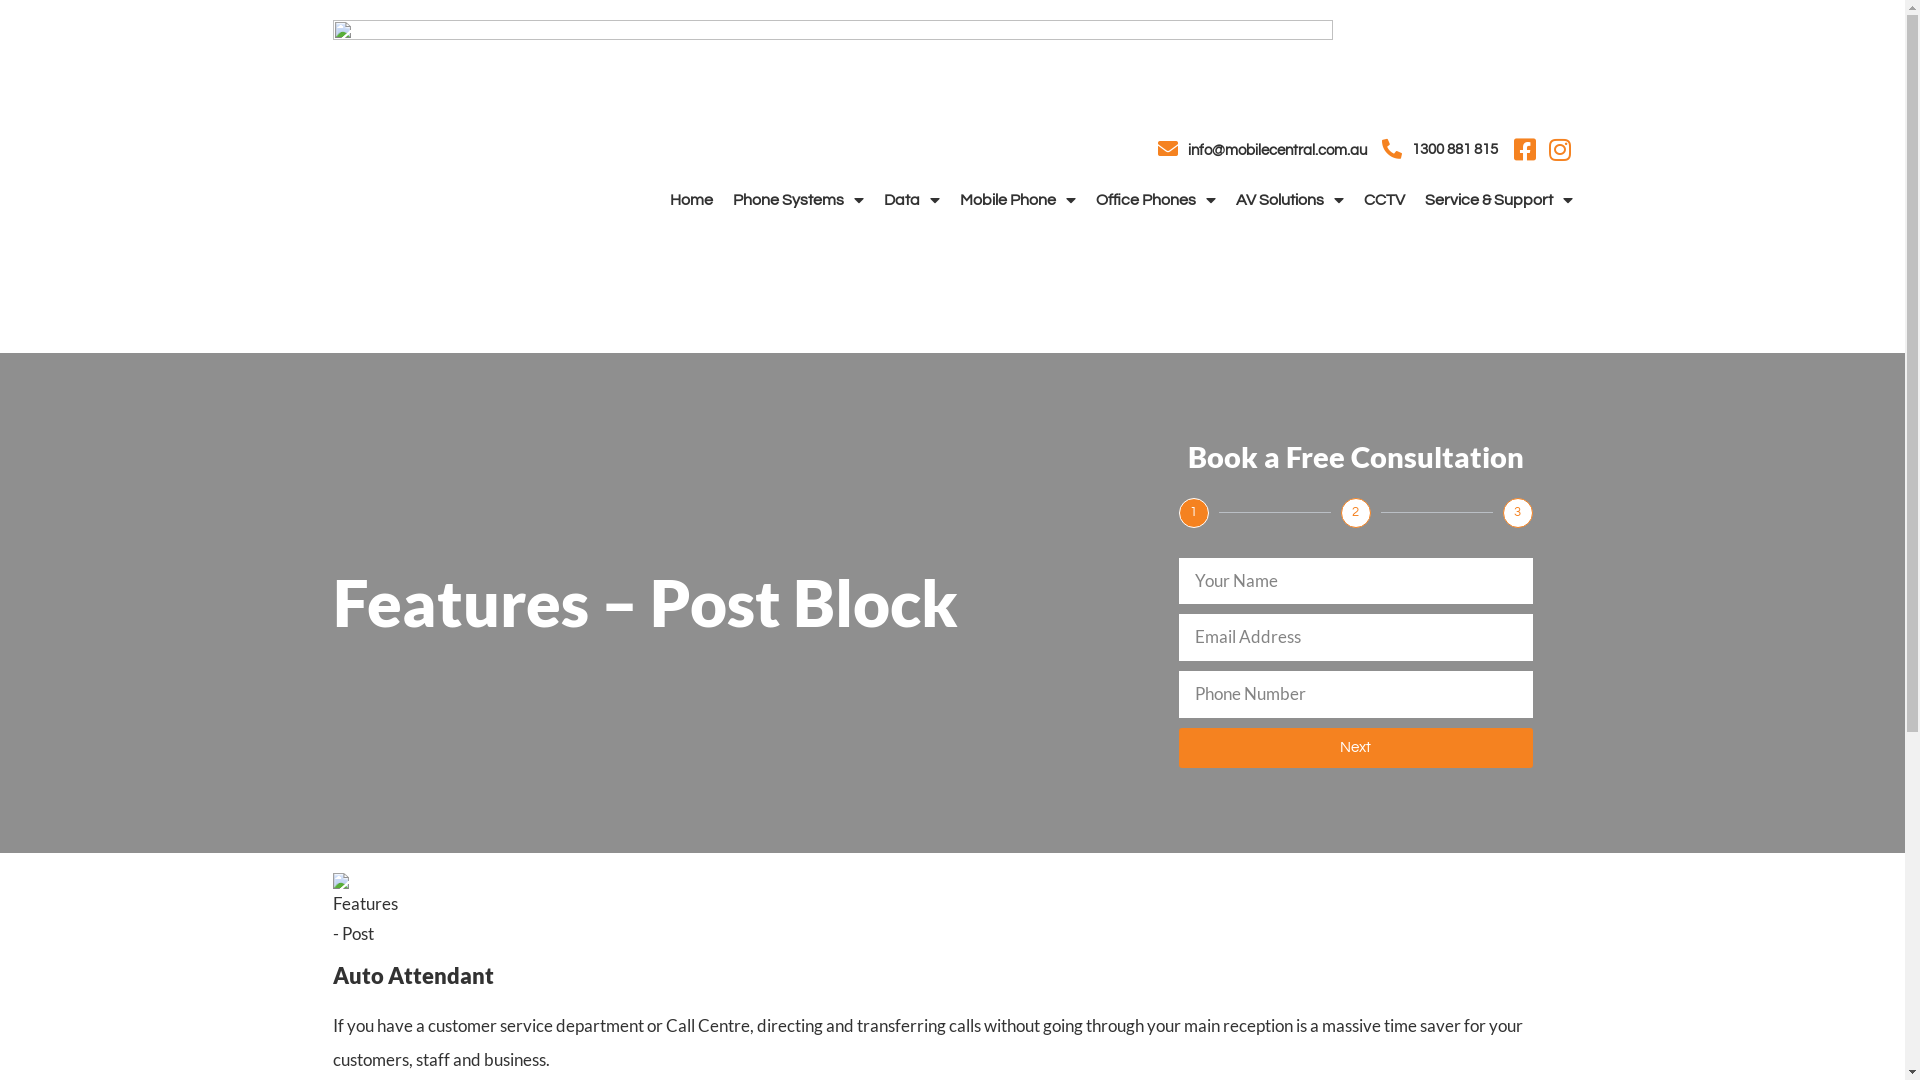 Image resolution: width=1920 pixels, height=1080 pixels. I want to click on 'CCTV', so click(1362, 200).